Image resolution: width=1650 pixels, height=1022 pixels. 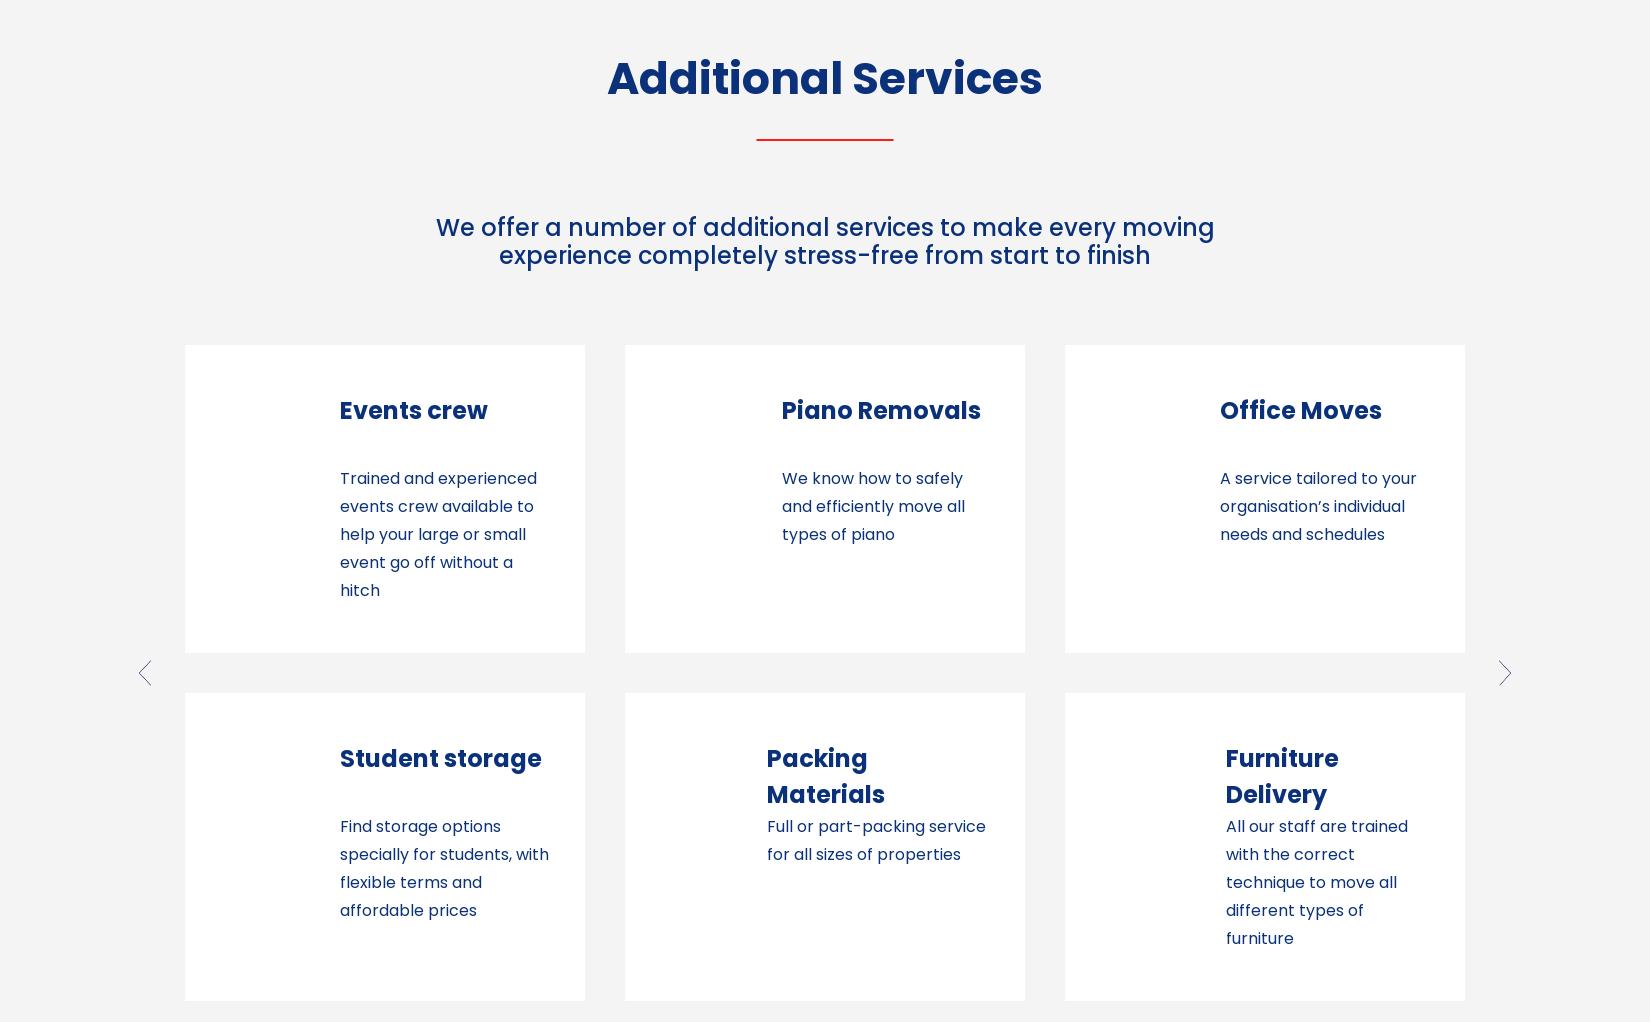 I want to click on 'Packing Materials', so click(x=385, y=775).